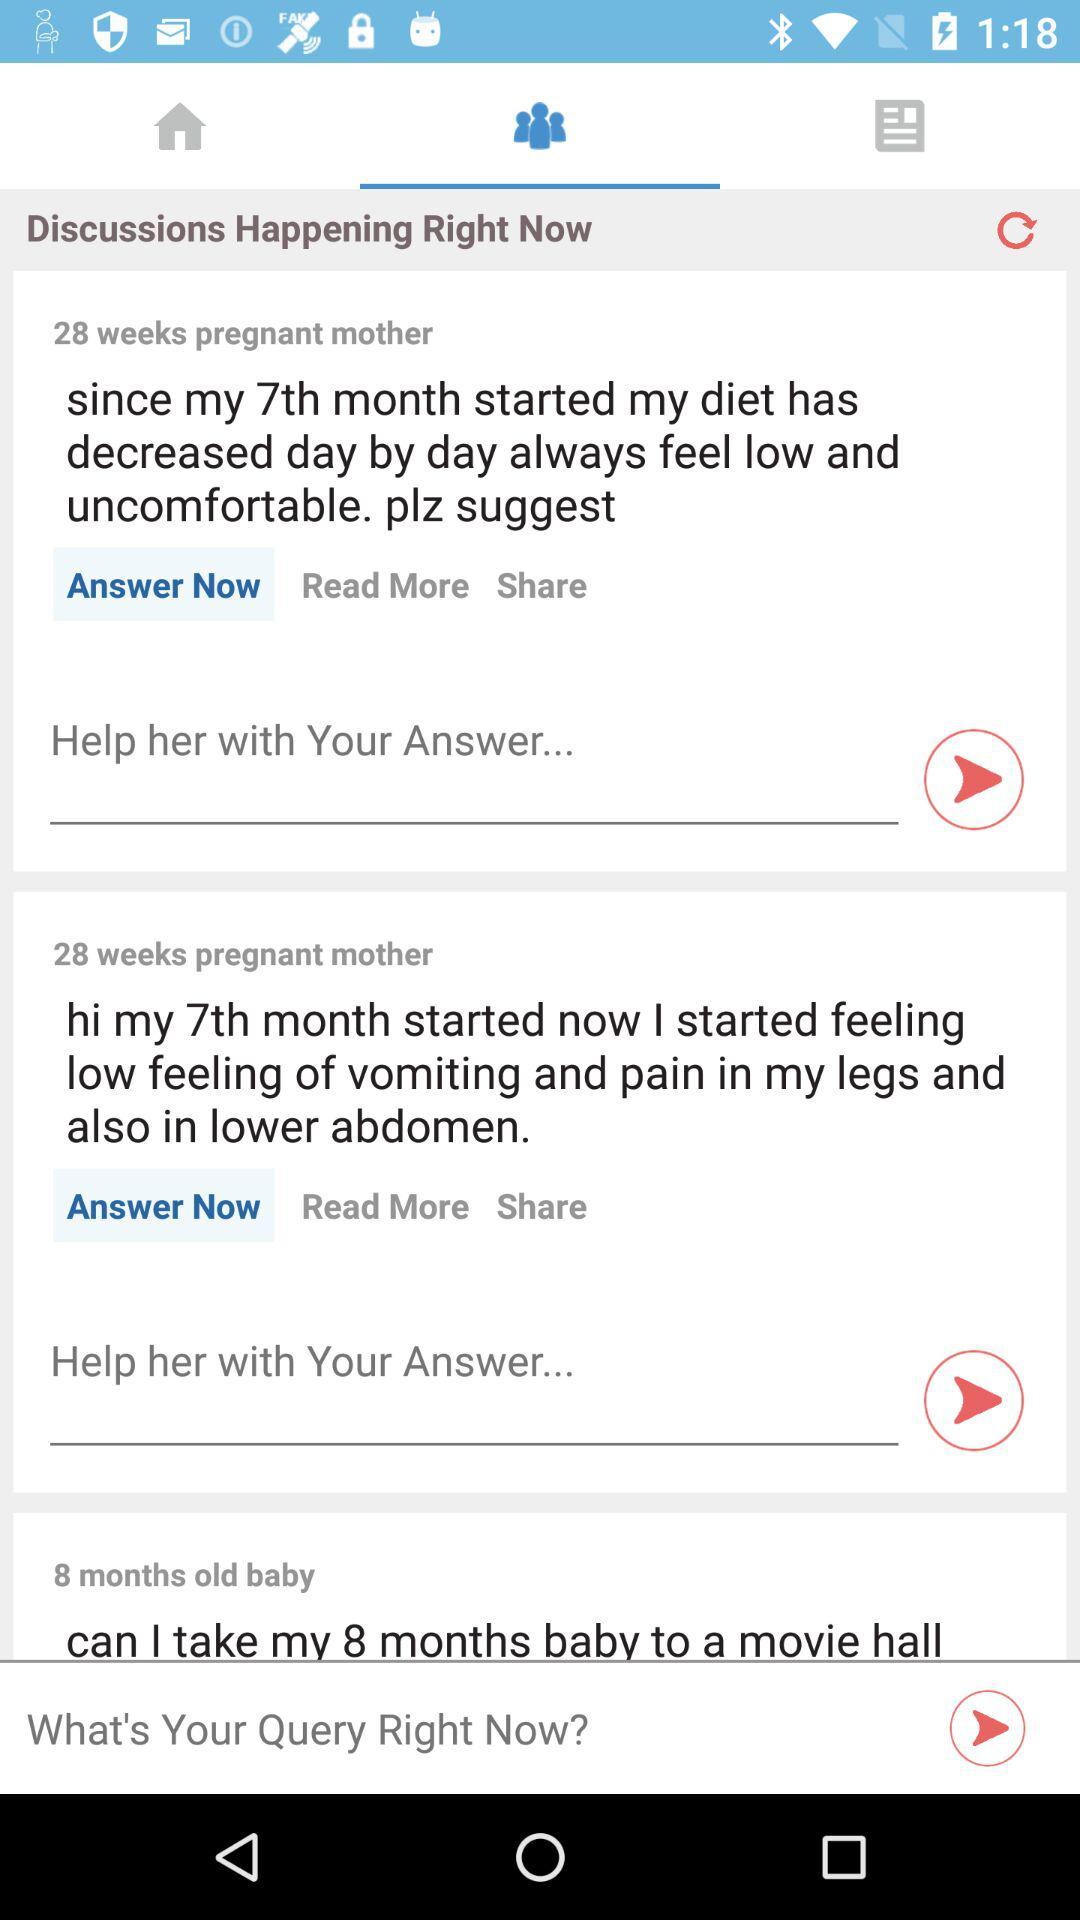 Image resolution: width=1080 pixels, height=1920 pixels. Describe the element at coordinates (683, 1551) in the screenshot. I see `item above can i take` at that location.